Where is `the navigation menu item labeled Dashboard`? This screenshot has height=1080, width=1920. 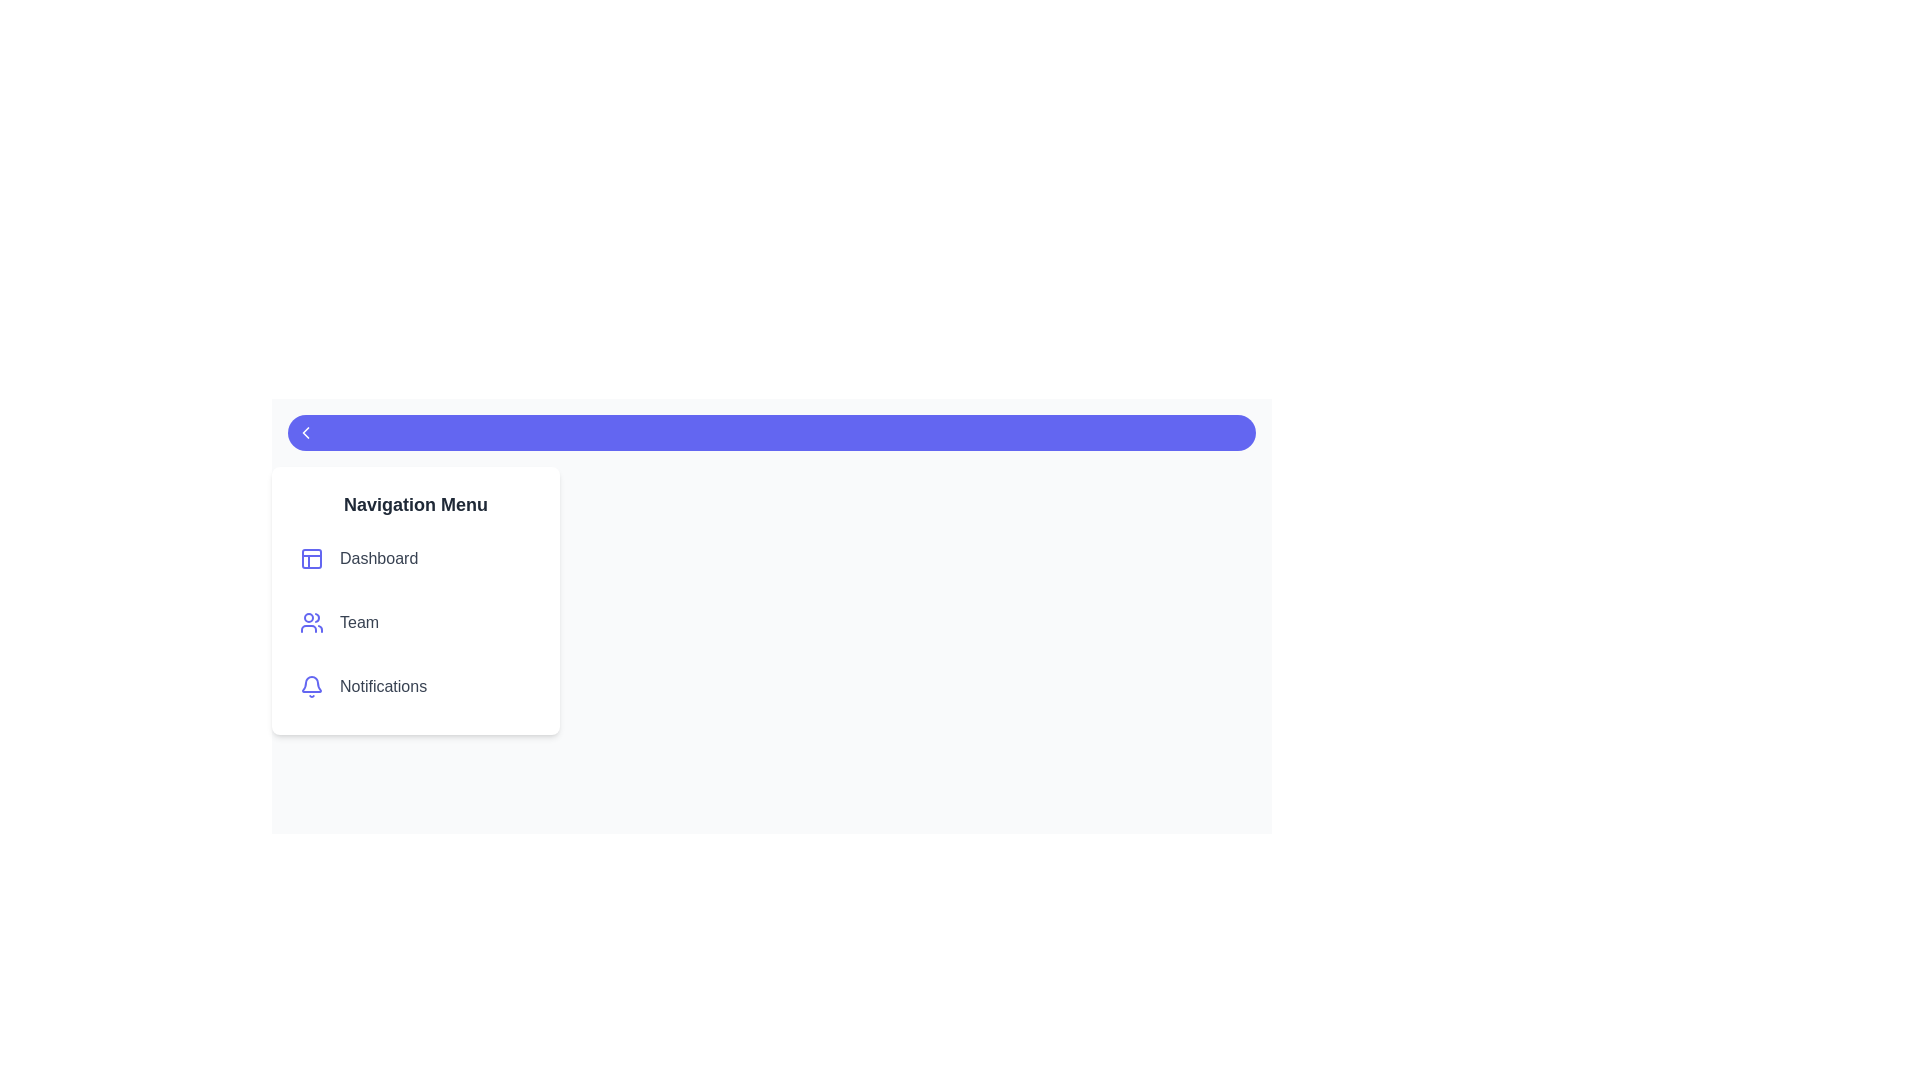 the navigation menu item labeled Dashboard is located at coordinates (415, 559).